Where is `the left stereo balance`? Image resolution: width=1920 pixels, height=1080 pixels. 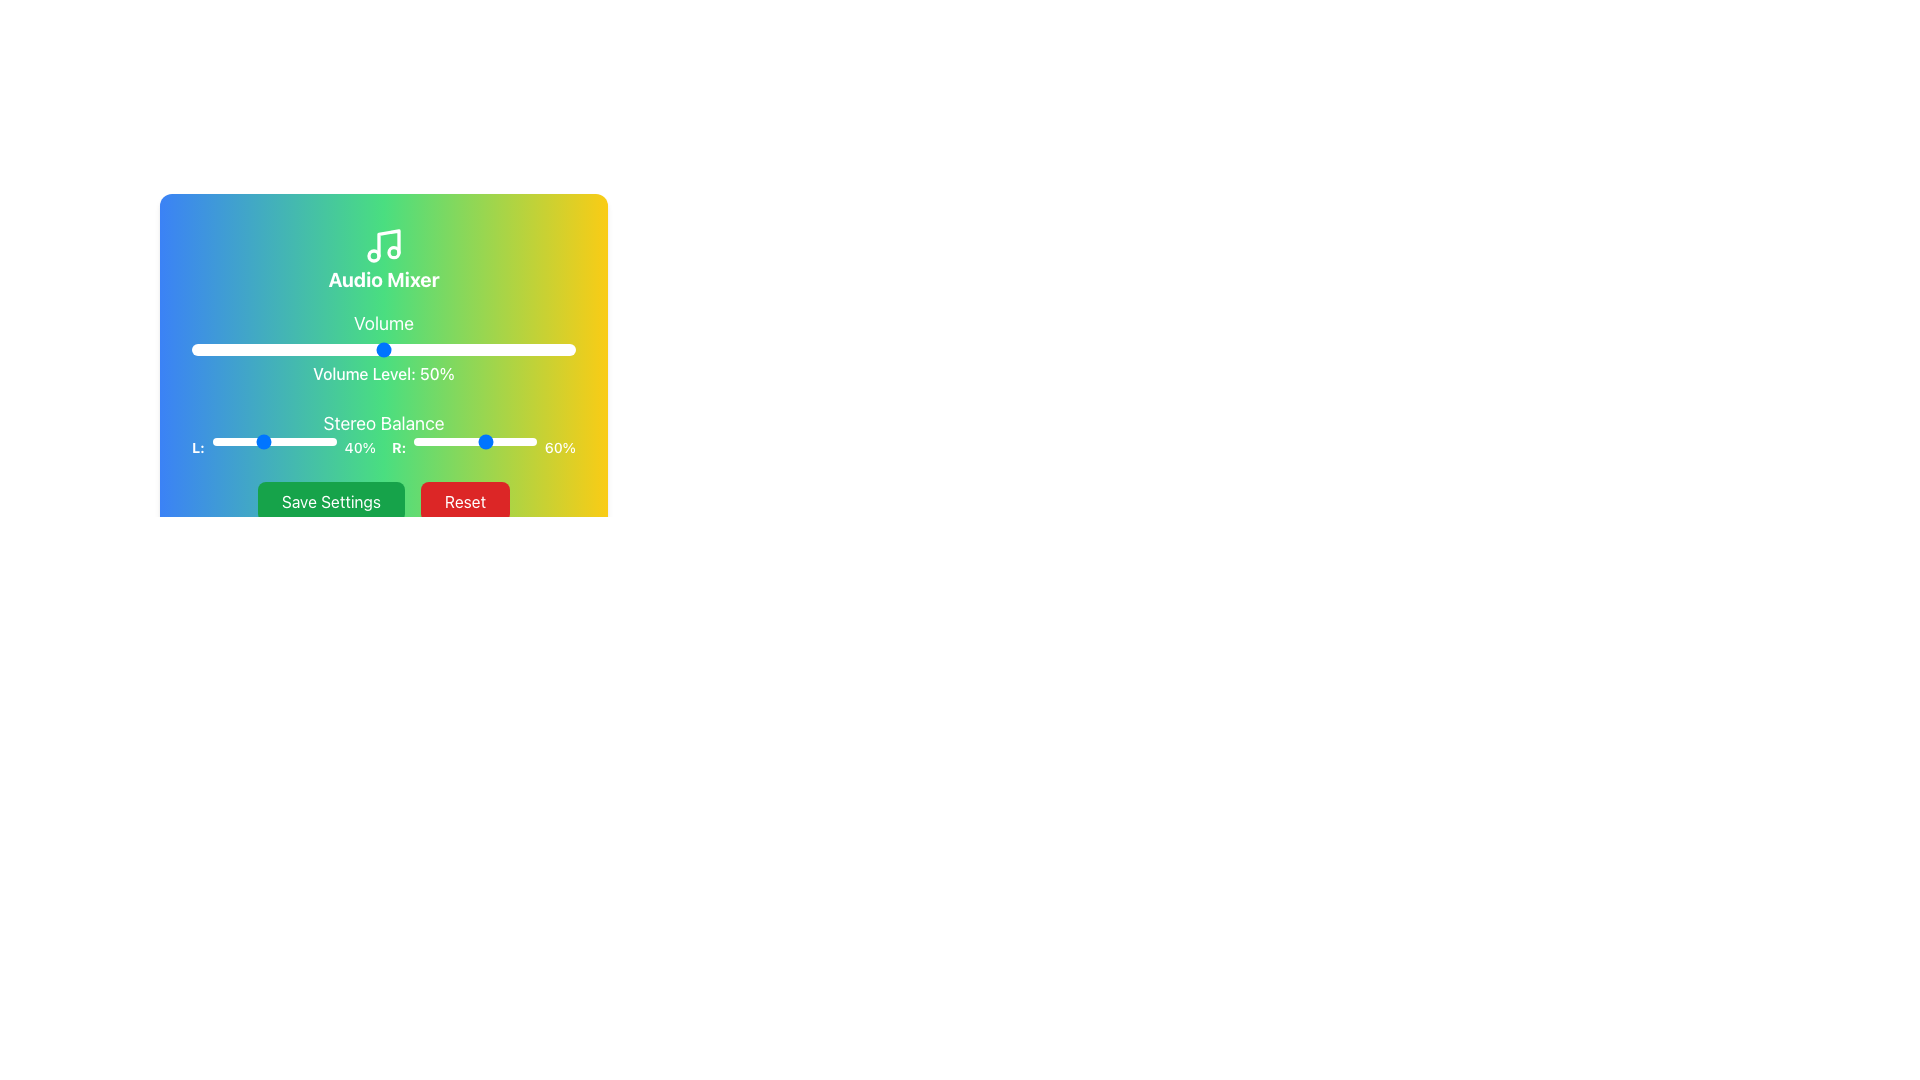
the left stereo balance is located at coordinates (238, 441).